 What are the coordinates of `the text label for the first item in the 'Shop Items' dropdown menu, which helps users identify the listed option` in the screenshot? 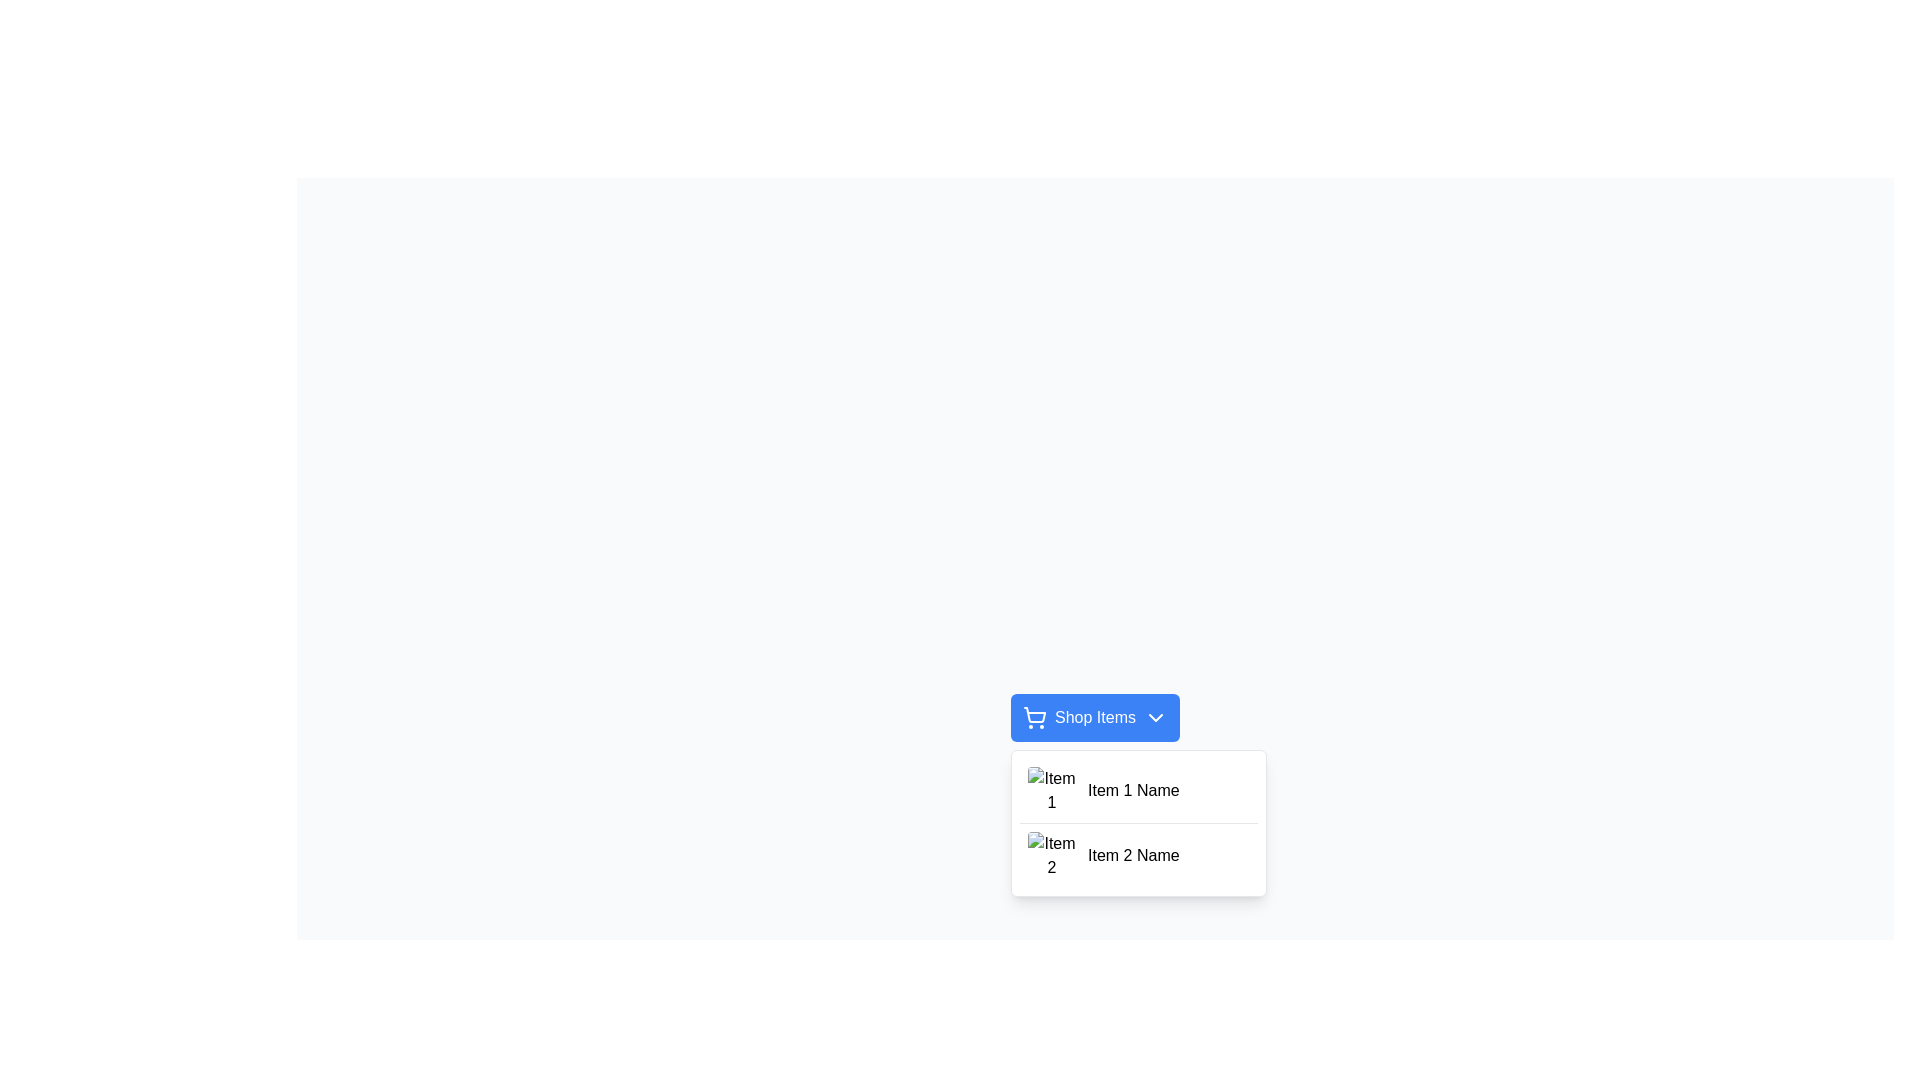 It's located at (1133, 789).